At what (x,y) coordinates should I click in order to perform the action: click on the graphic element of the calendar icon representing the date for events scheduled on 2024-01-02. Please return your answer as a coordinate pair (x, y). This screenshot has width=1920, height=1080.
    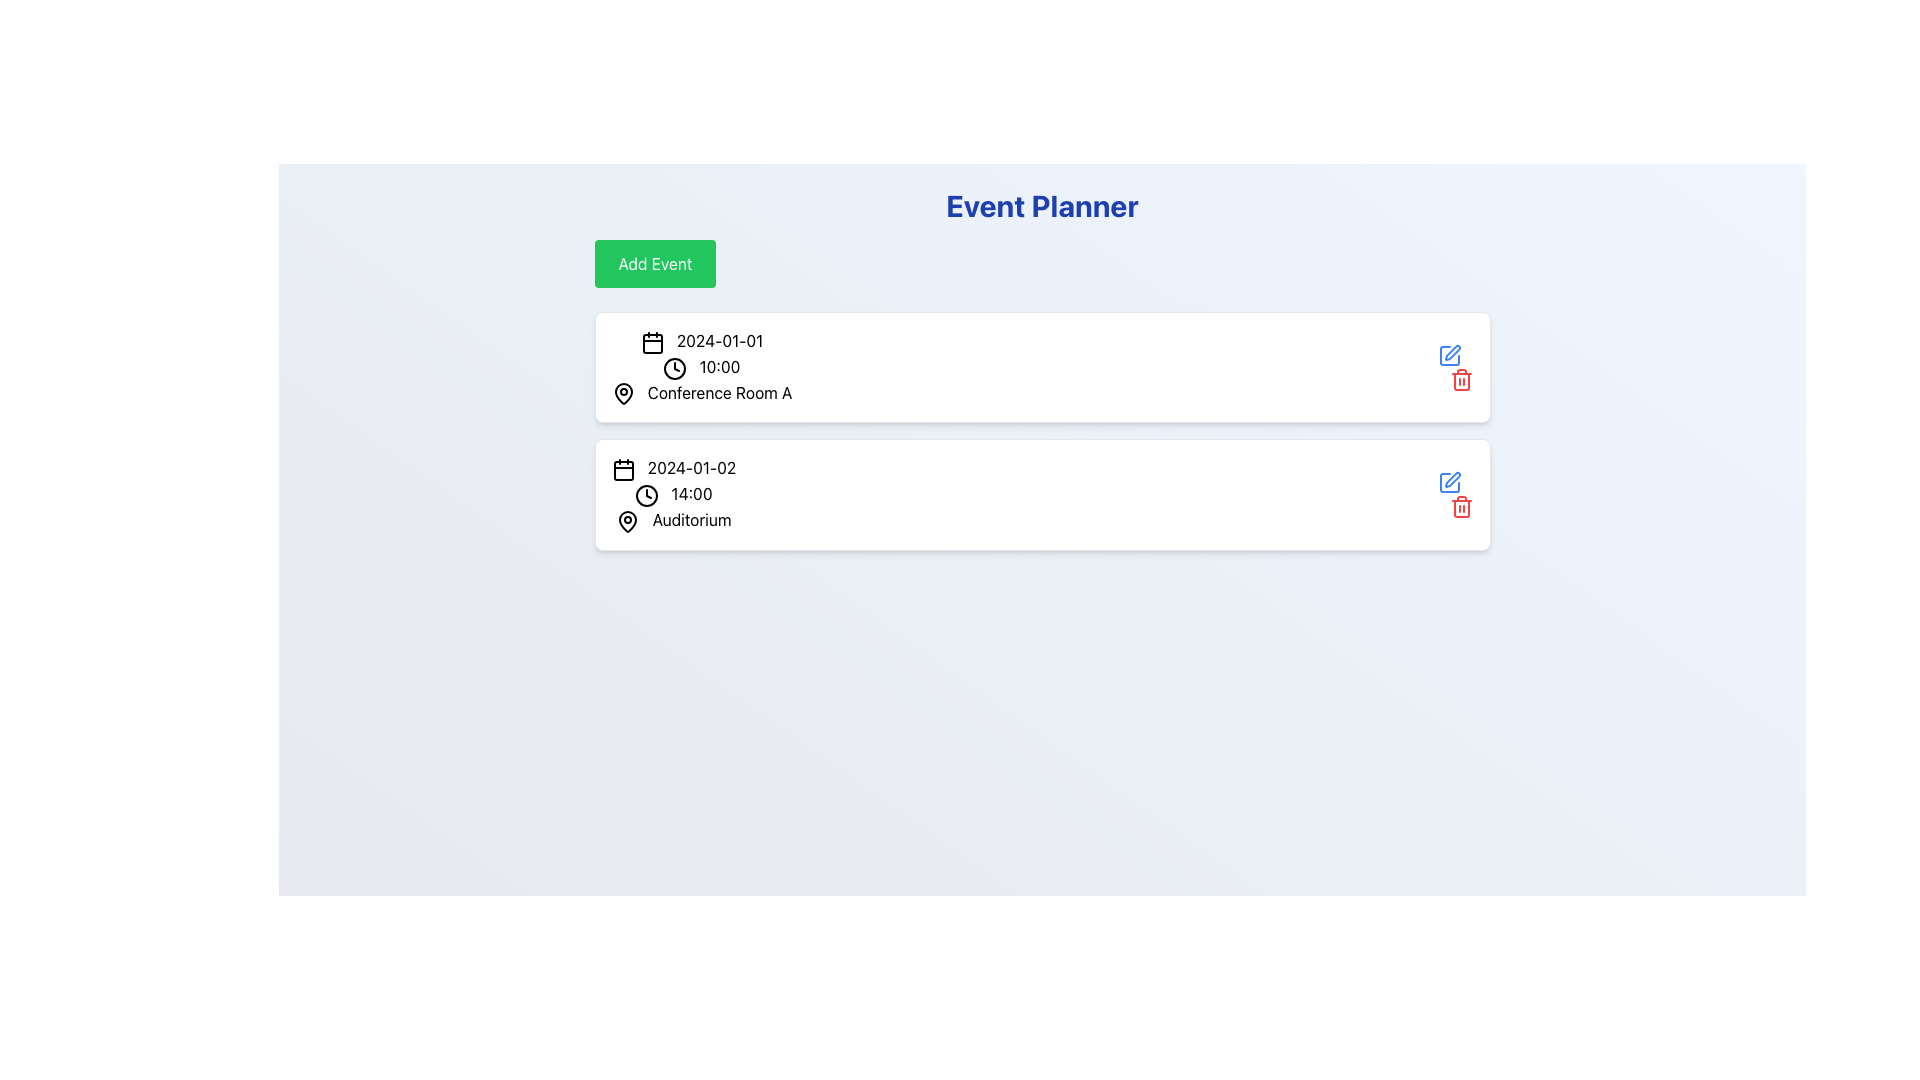
    Looking at the image, I should click on (622, 471).